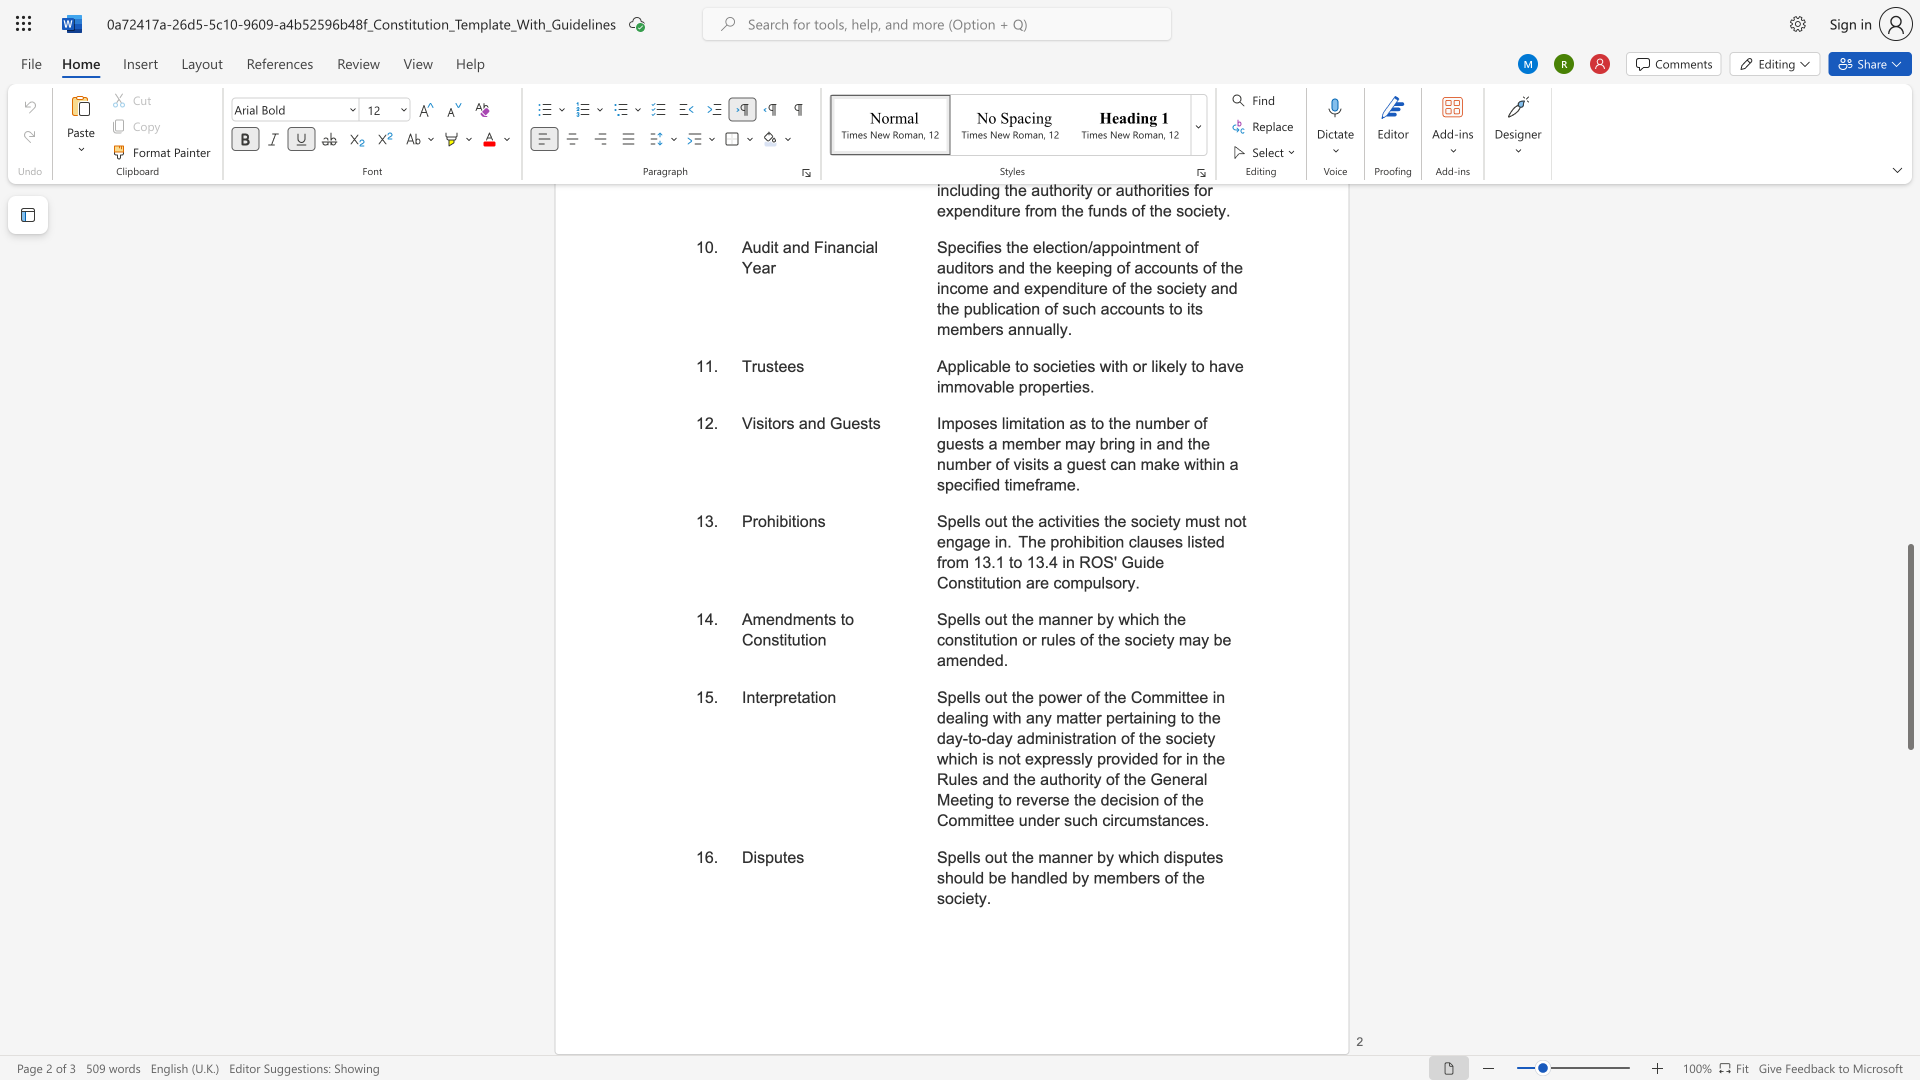 This screenshot has width=1920, height=1080. I want to click on the subset text "ts to Con" within the text "Amendments to Constitution", so click(823, 618).